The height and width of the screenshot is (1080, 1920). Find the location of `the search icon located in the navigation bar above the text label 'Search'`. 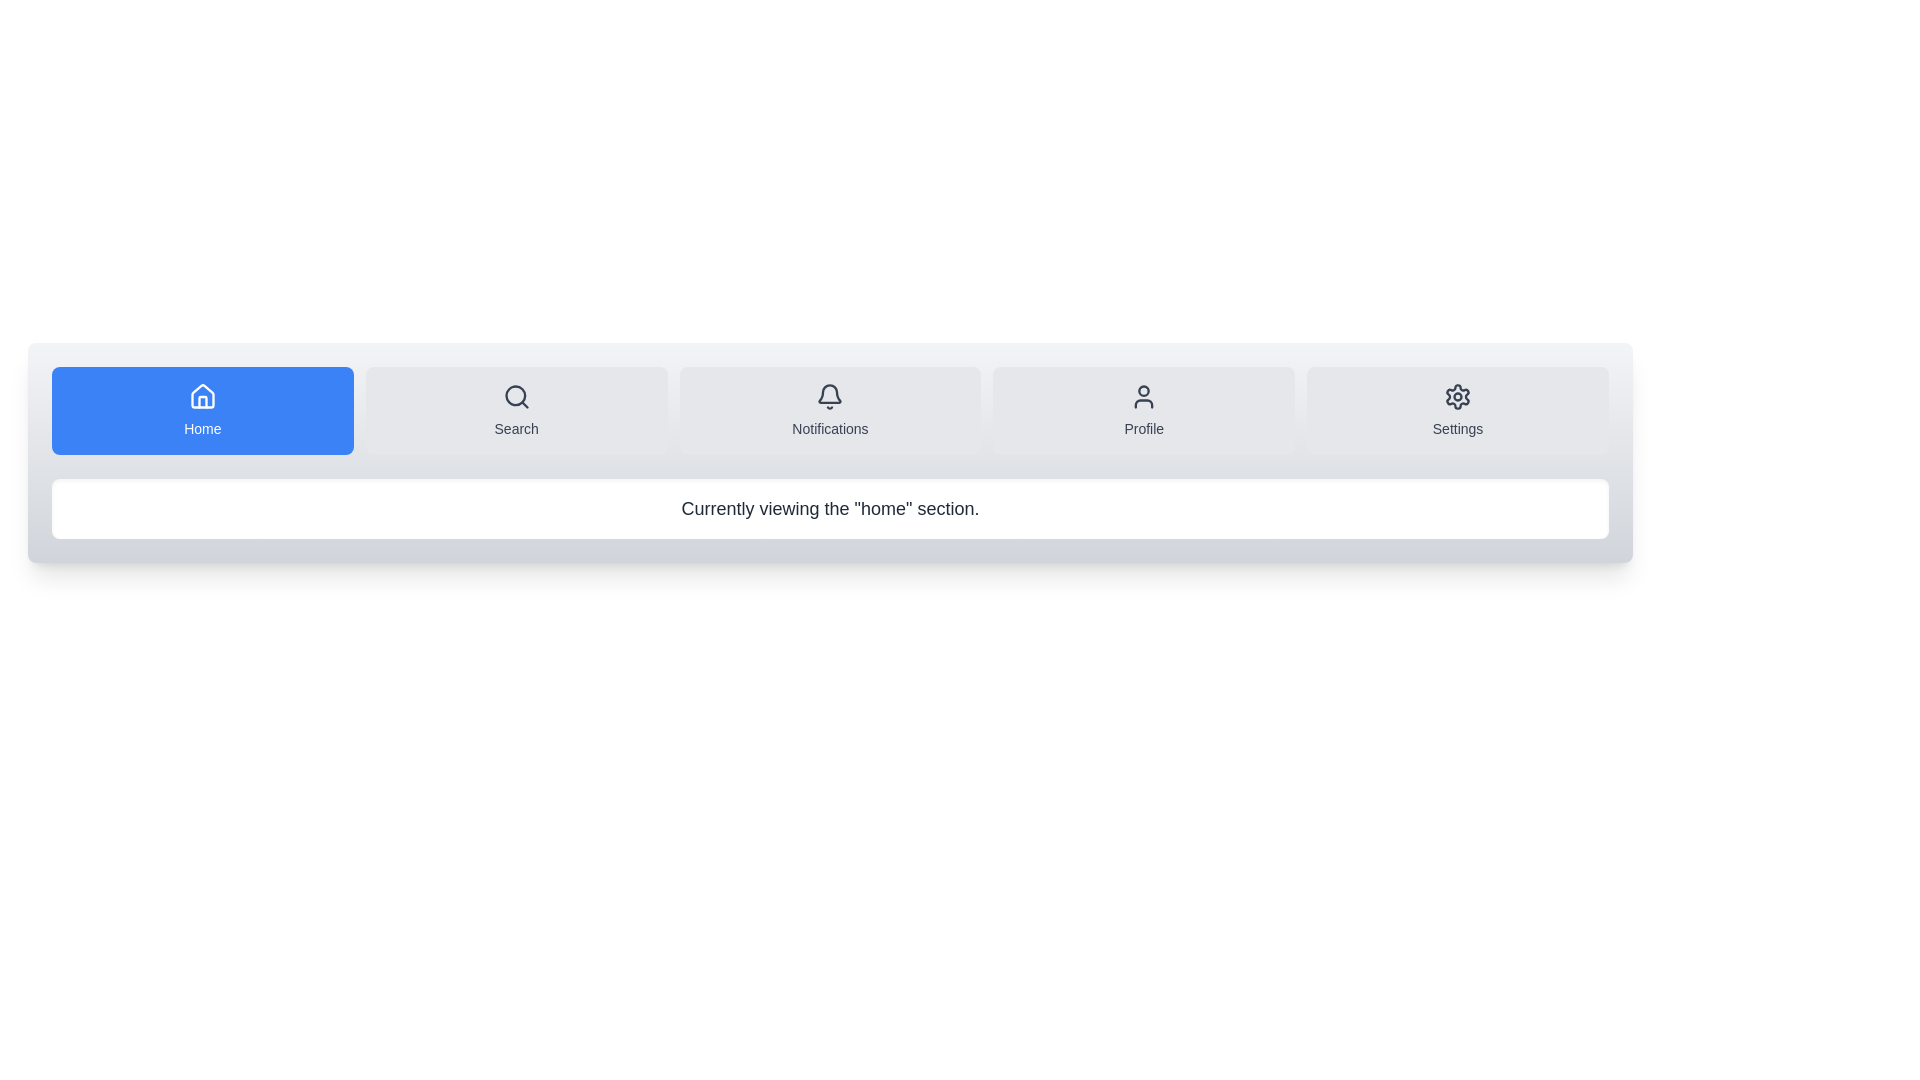

the search icon located in the navigation bar above the text label 'Search' is located at coordinates (516, 397).